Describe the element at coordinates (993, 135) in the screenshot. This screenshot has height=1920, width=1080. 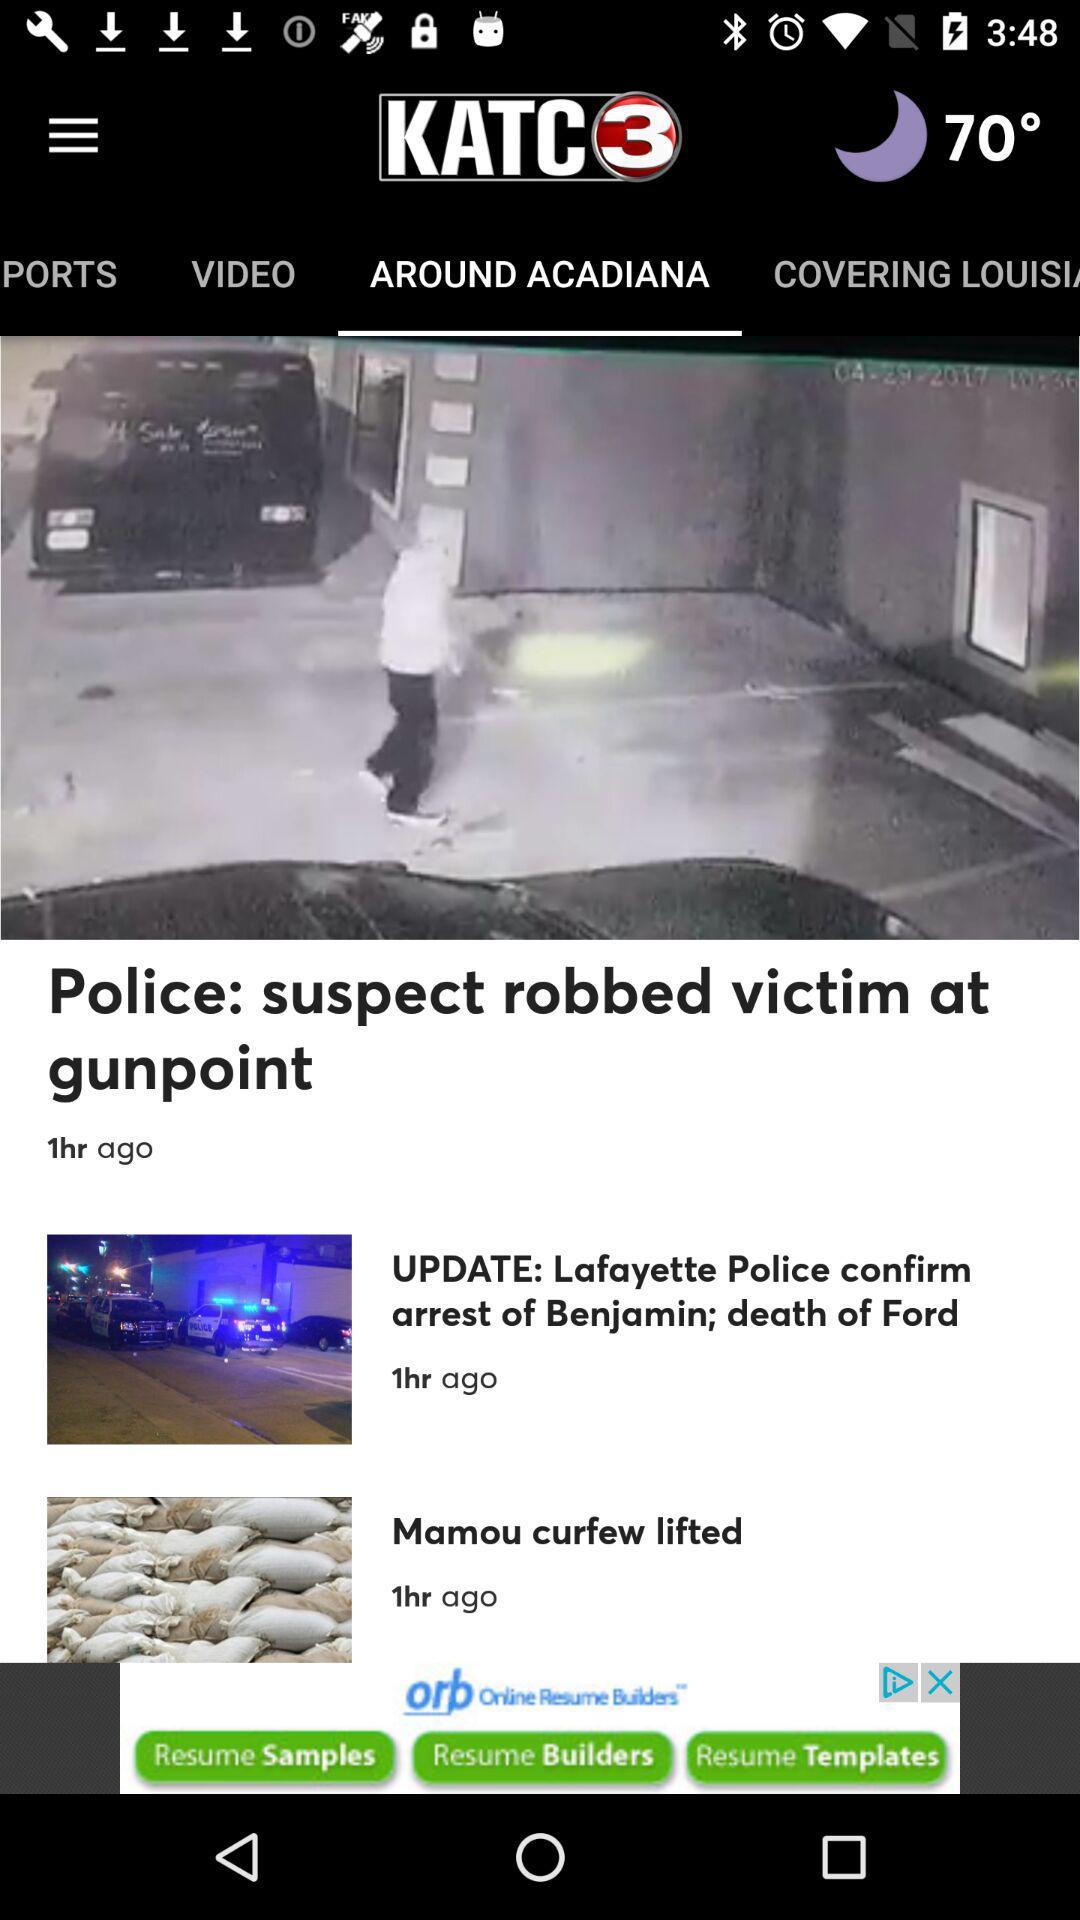
I see `the text 70 on the top right corner of the  web page` at that location.